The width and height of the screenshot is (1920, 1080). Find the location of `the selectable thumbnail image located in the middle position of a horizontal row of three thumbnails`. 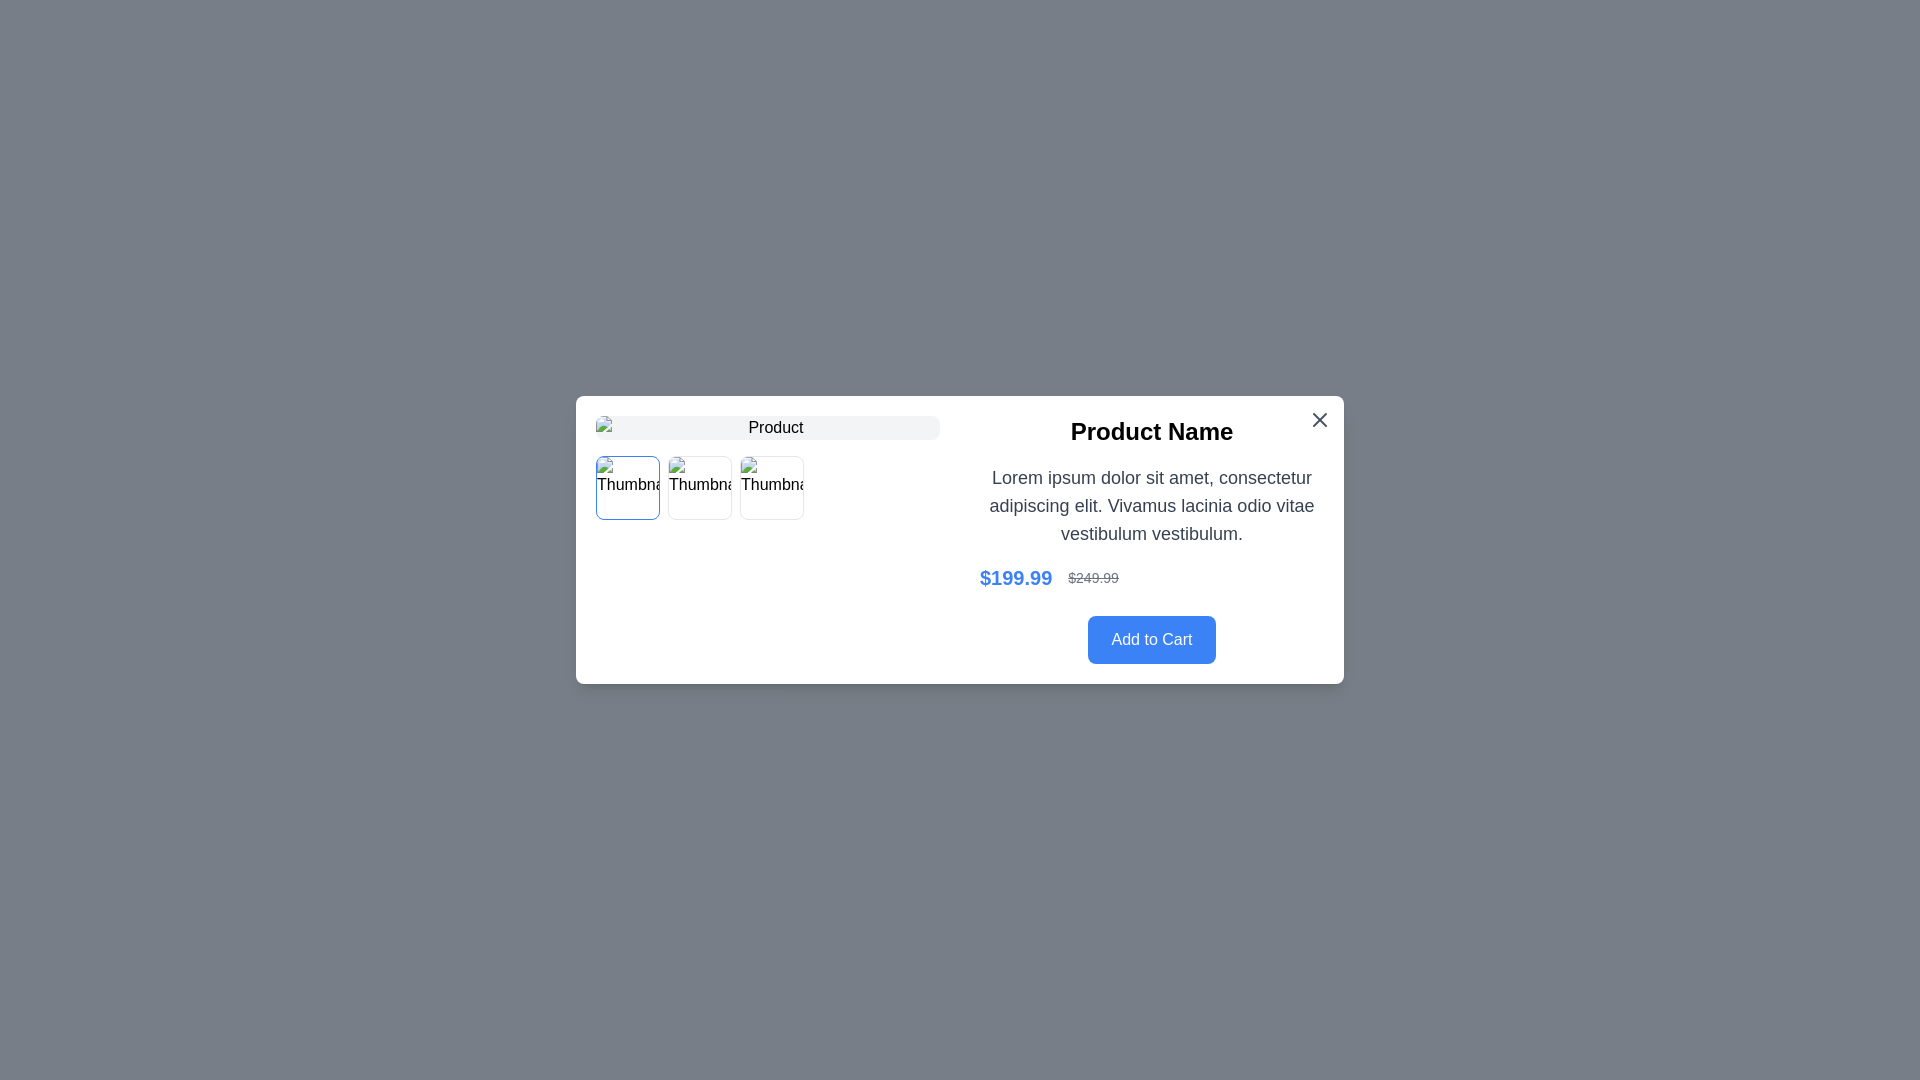

the selectable thumbnail image located in the middle position of a horizontal row of three thumbnails is located at coordinates (700, 488).